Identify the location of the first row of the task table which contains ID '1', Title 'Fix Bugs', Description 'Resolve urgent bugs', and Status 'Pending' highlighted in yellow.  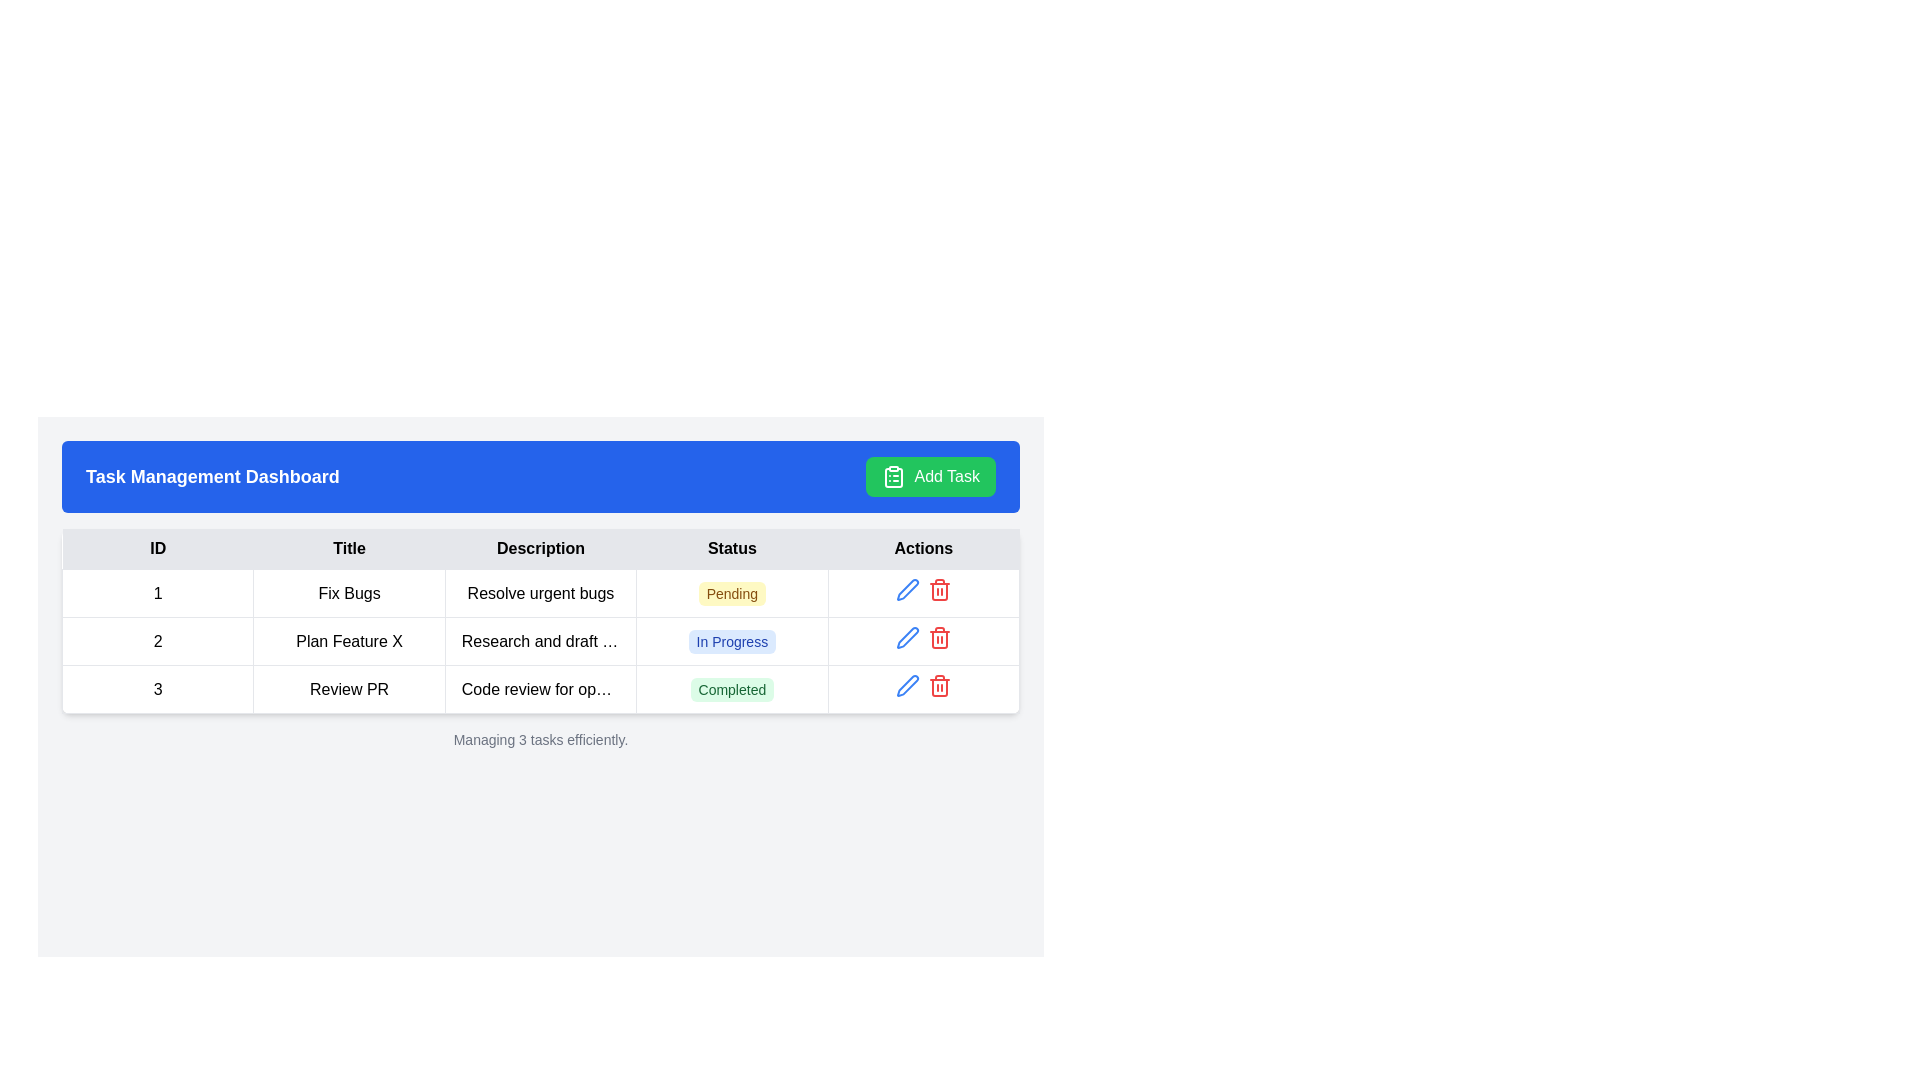
(541, 592).